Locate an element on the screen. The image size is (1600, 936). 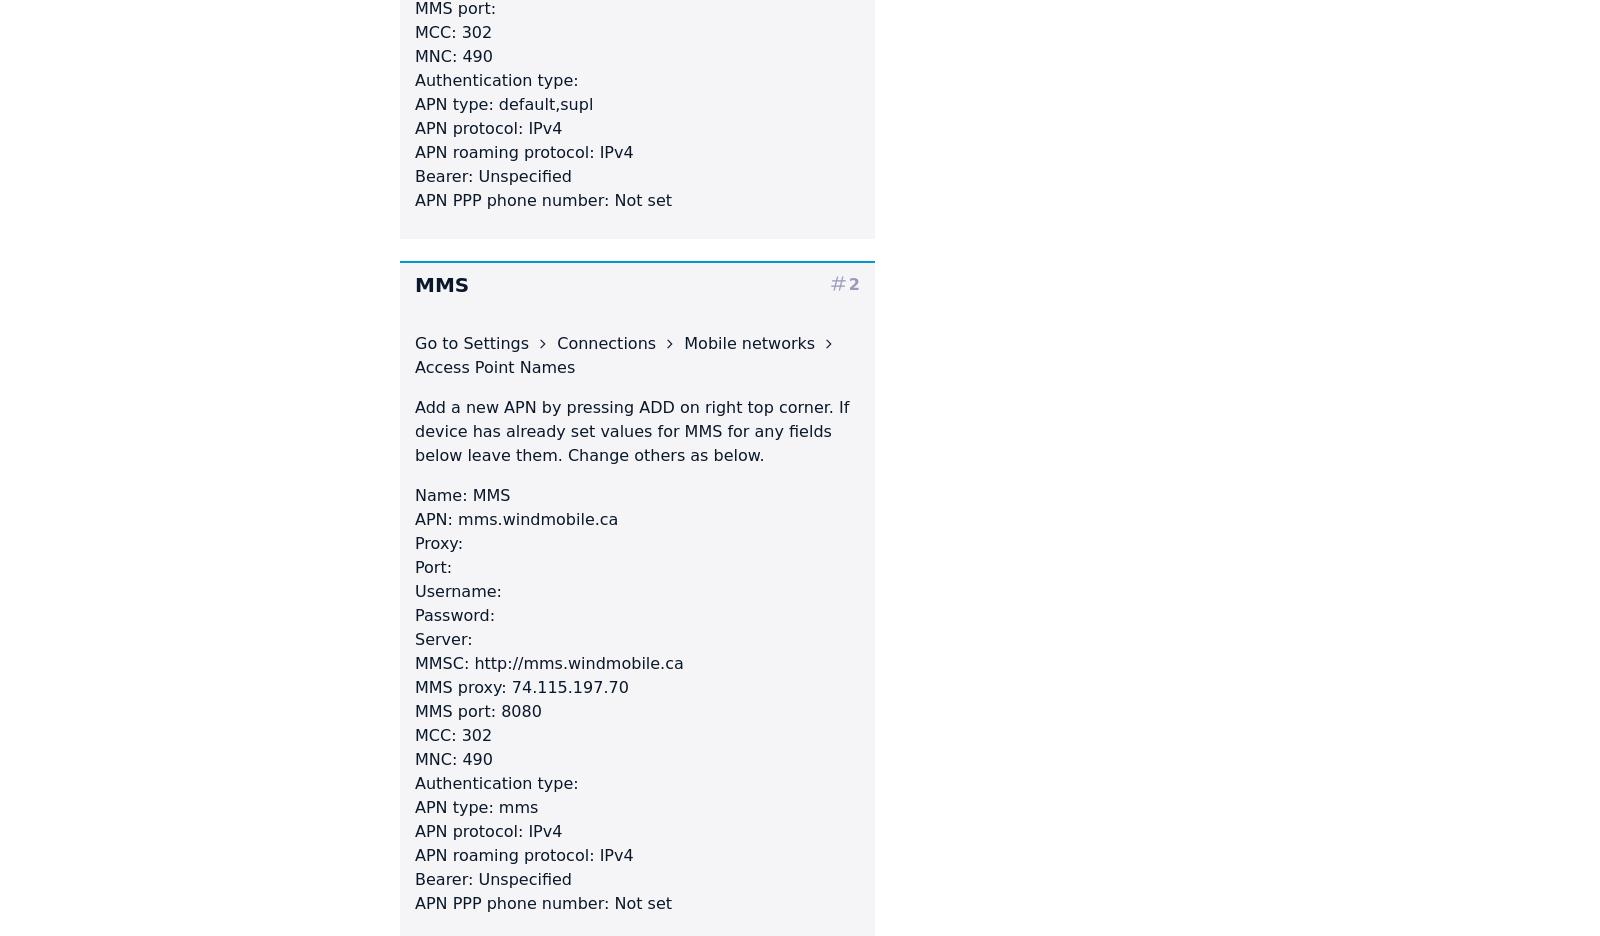
'2' is located at coordinates (847, 283).